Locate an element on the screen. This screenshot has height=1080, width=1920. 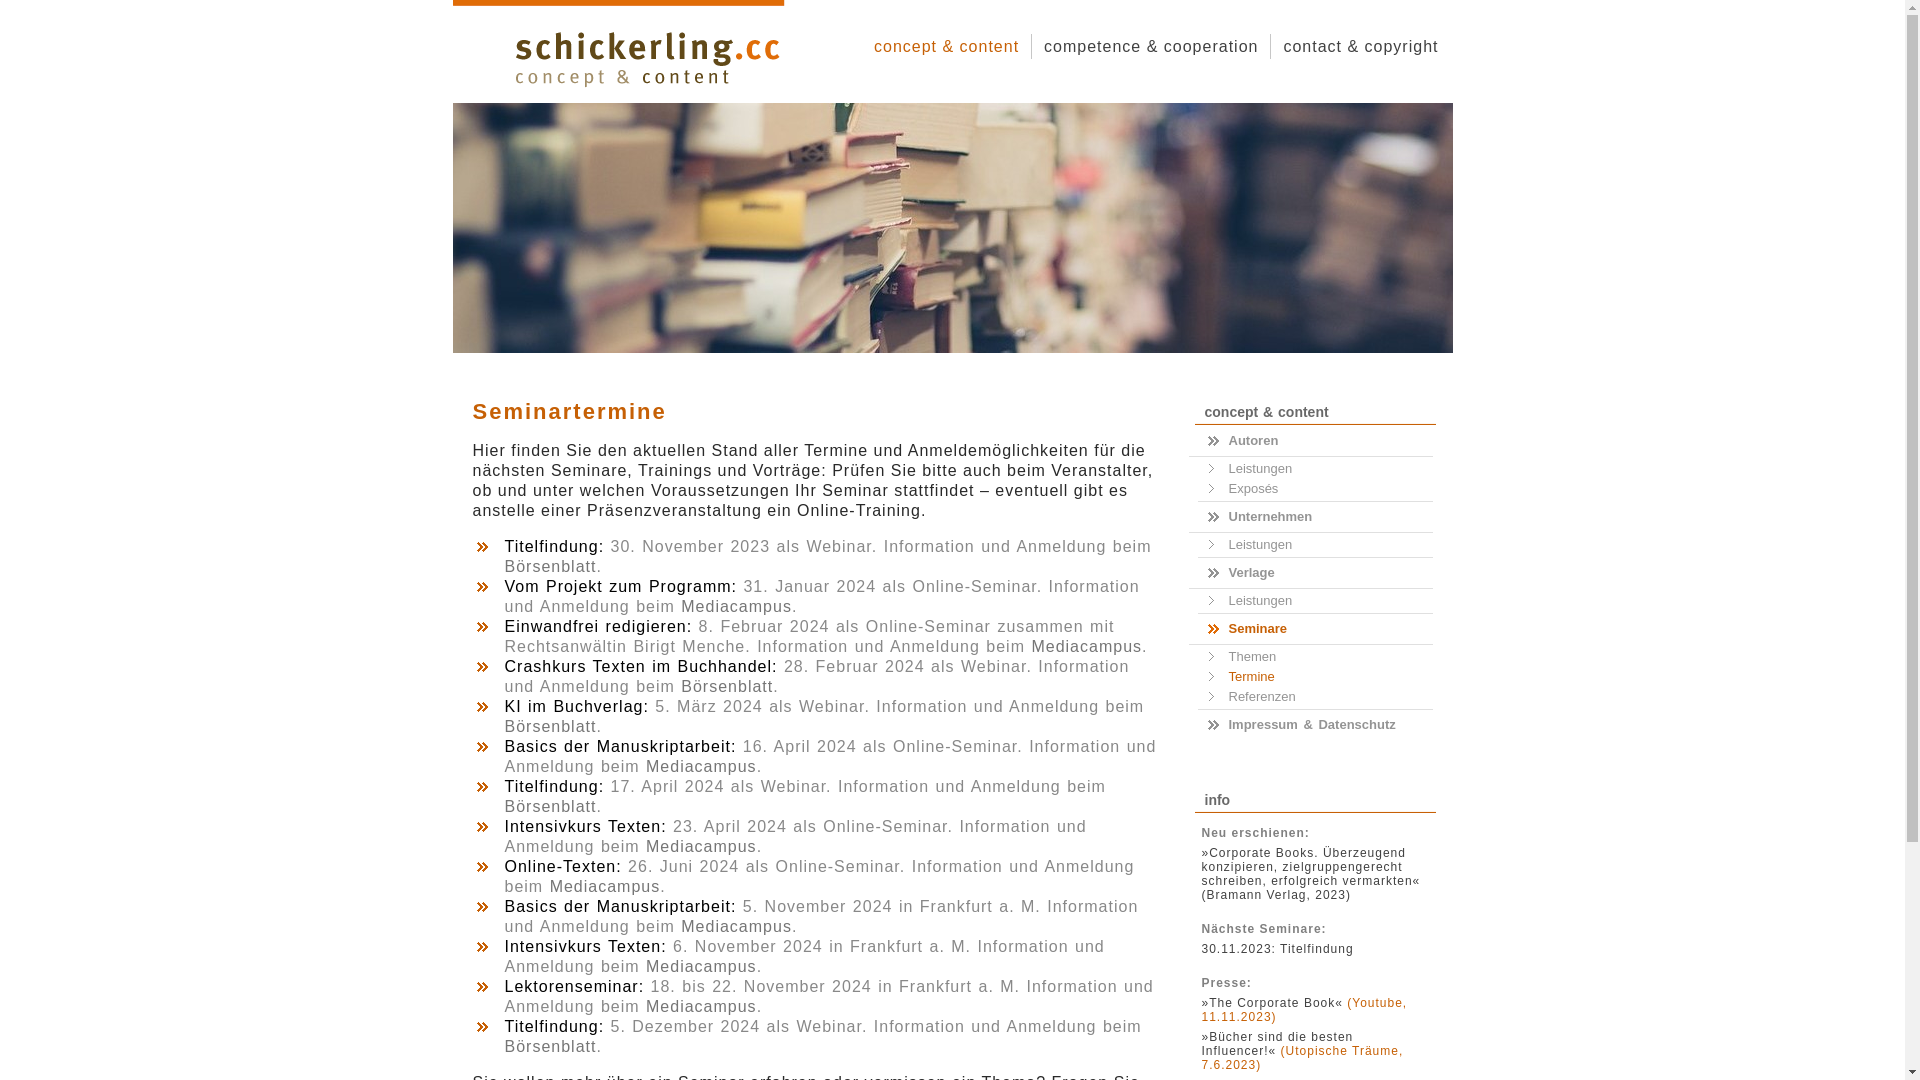
'Themen' is located at coordinates (1310, 656).